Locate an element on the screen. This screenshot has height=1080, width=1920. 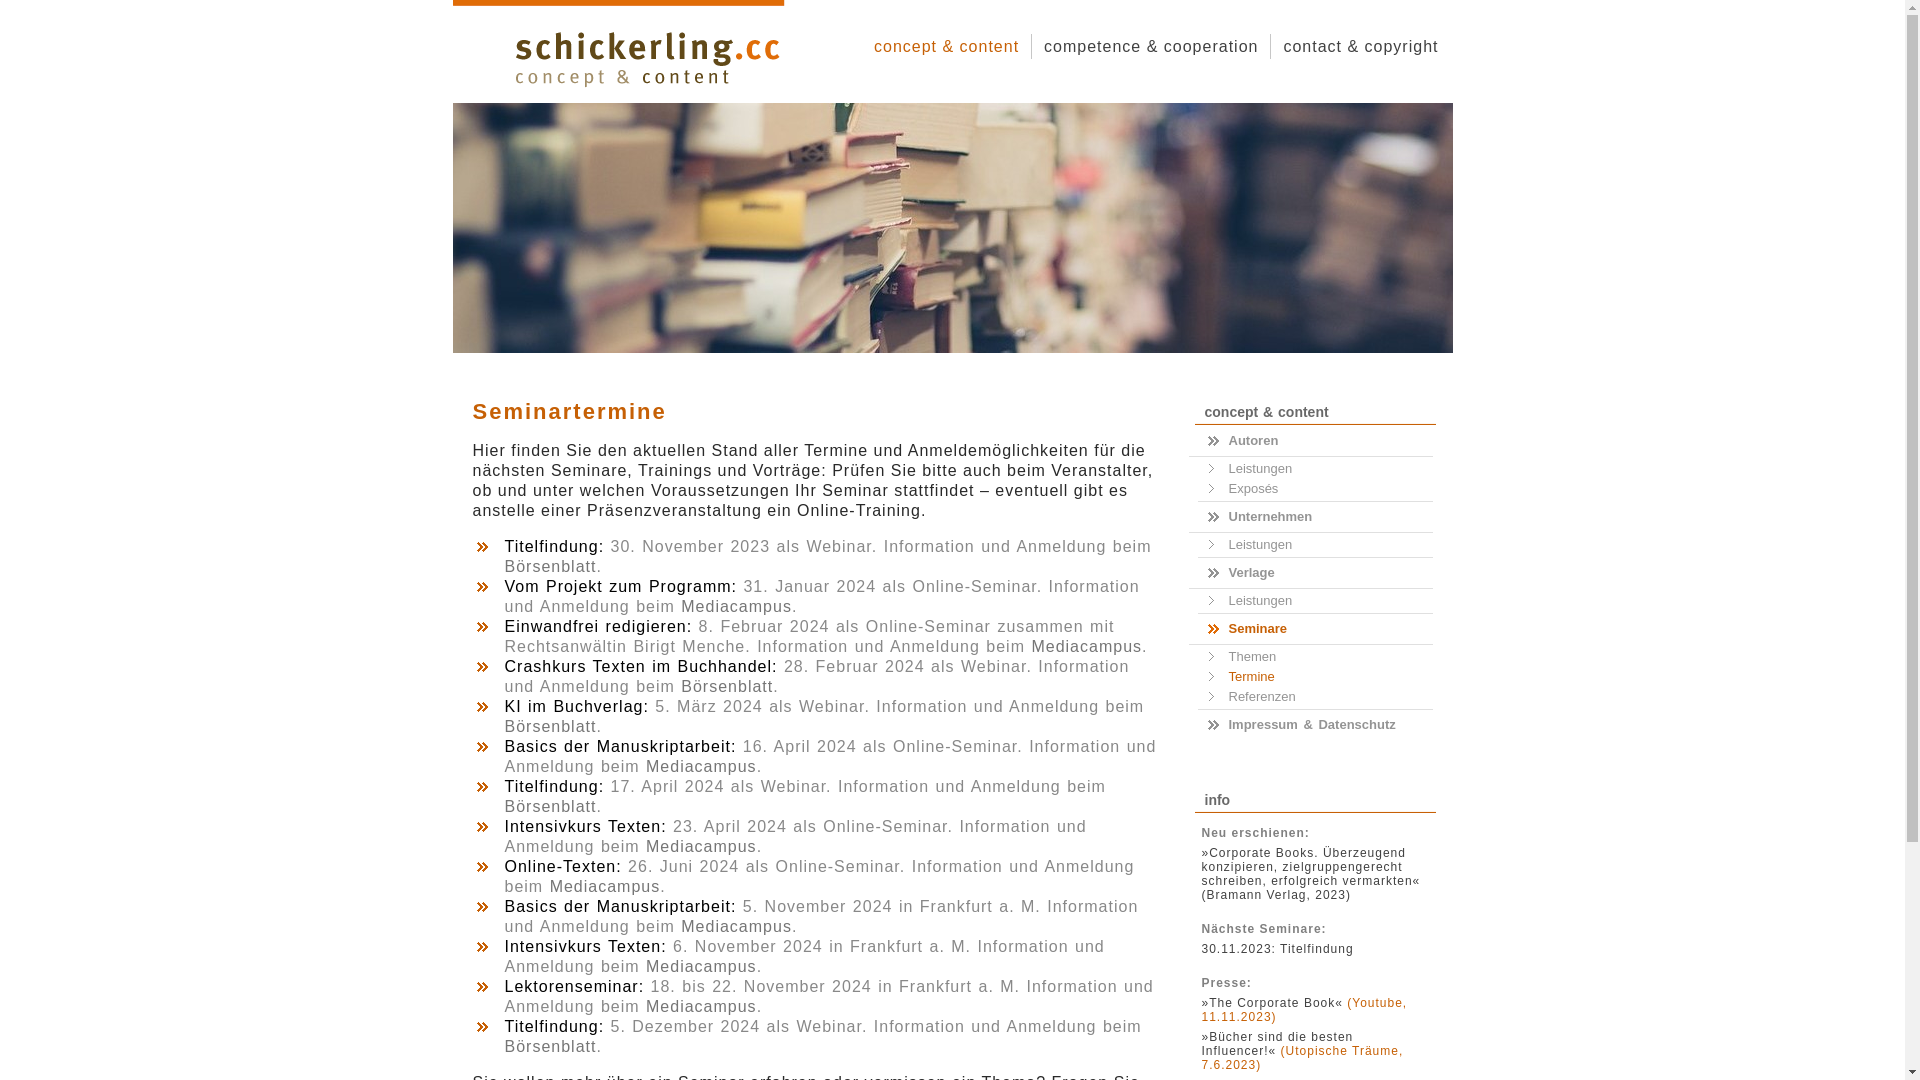
'Themen' is located at coordinates (1310, 656).